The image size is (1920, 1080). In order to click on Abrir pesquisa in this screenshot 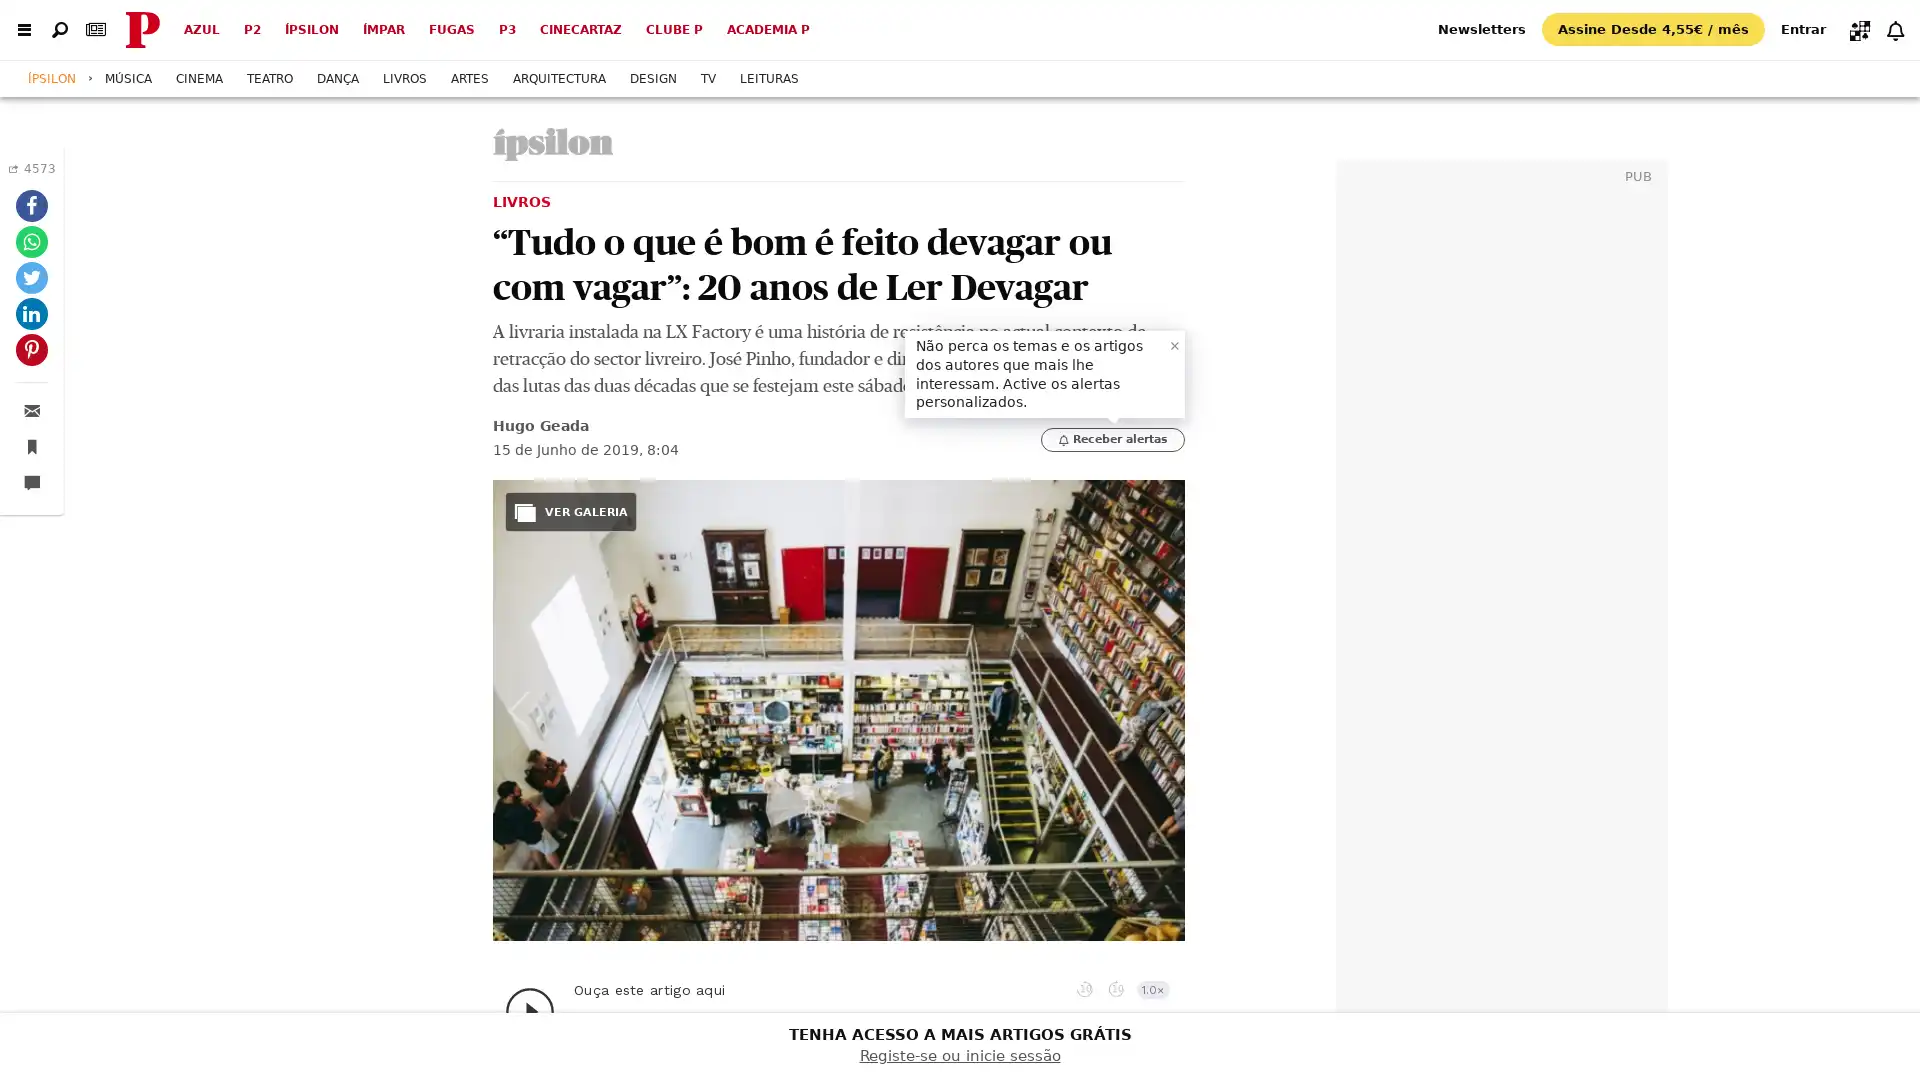, I will do `click(59, 29)`.